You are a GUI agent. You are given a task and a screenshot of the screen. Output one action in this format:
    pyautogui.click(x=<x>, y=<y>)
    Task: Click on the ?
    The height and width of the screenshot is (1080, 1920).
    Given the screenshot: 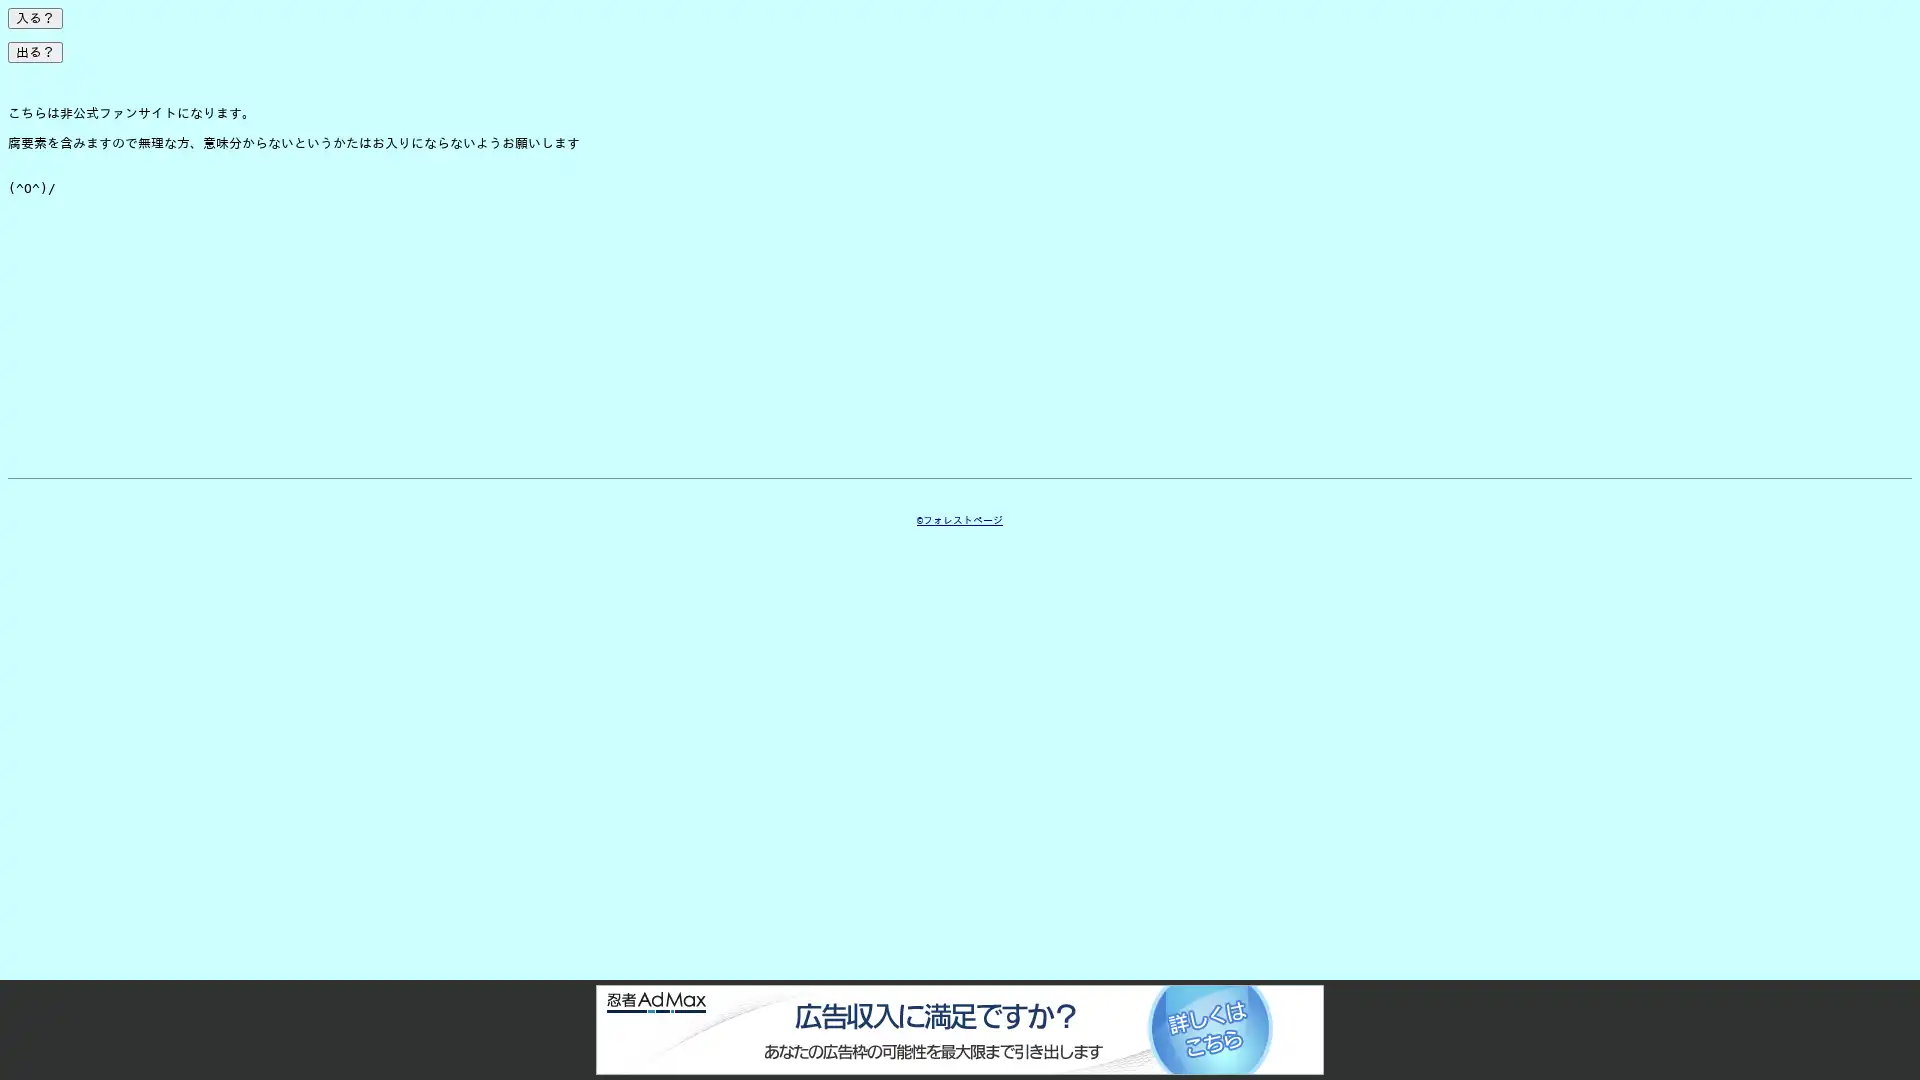 What is the action you would take?
    pyautogui.click(x=35, y=18)
    